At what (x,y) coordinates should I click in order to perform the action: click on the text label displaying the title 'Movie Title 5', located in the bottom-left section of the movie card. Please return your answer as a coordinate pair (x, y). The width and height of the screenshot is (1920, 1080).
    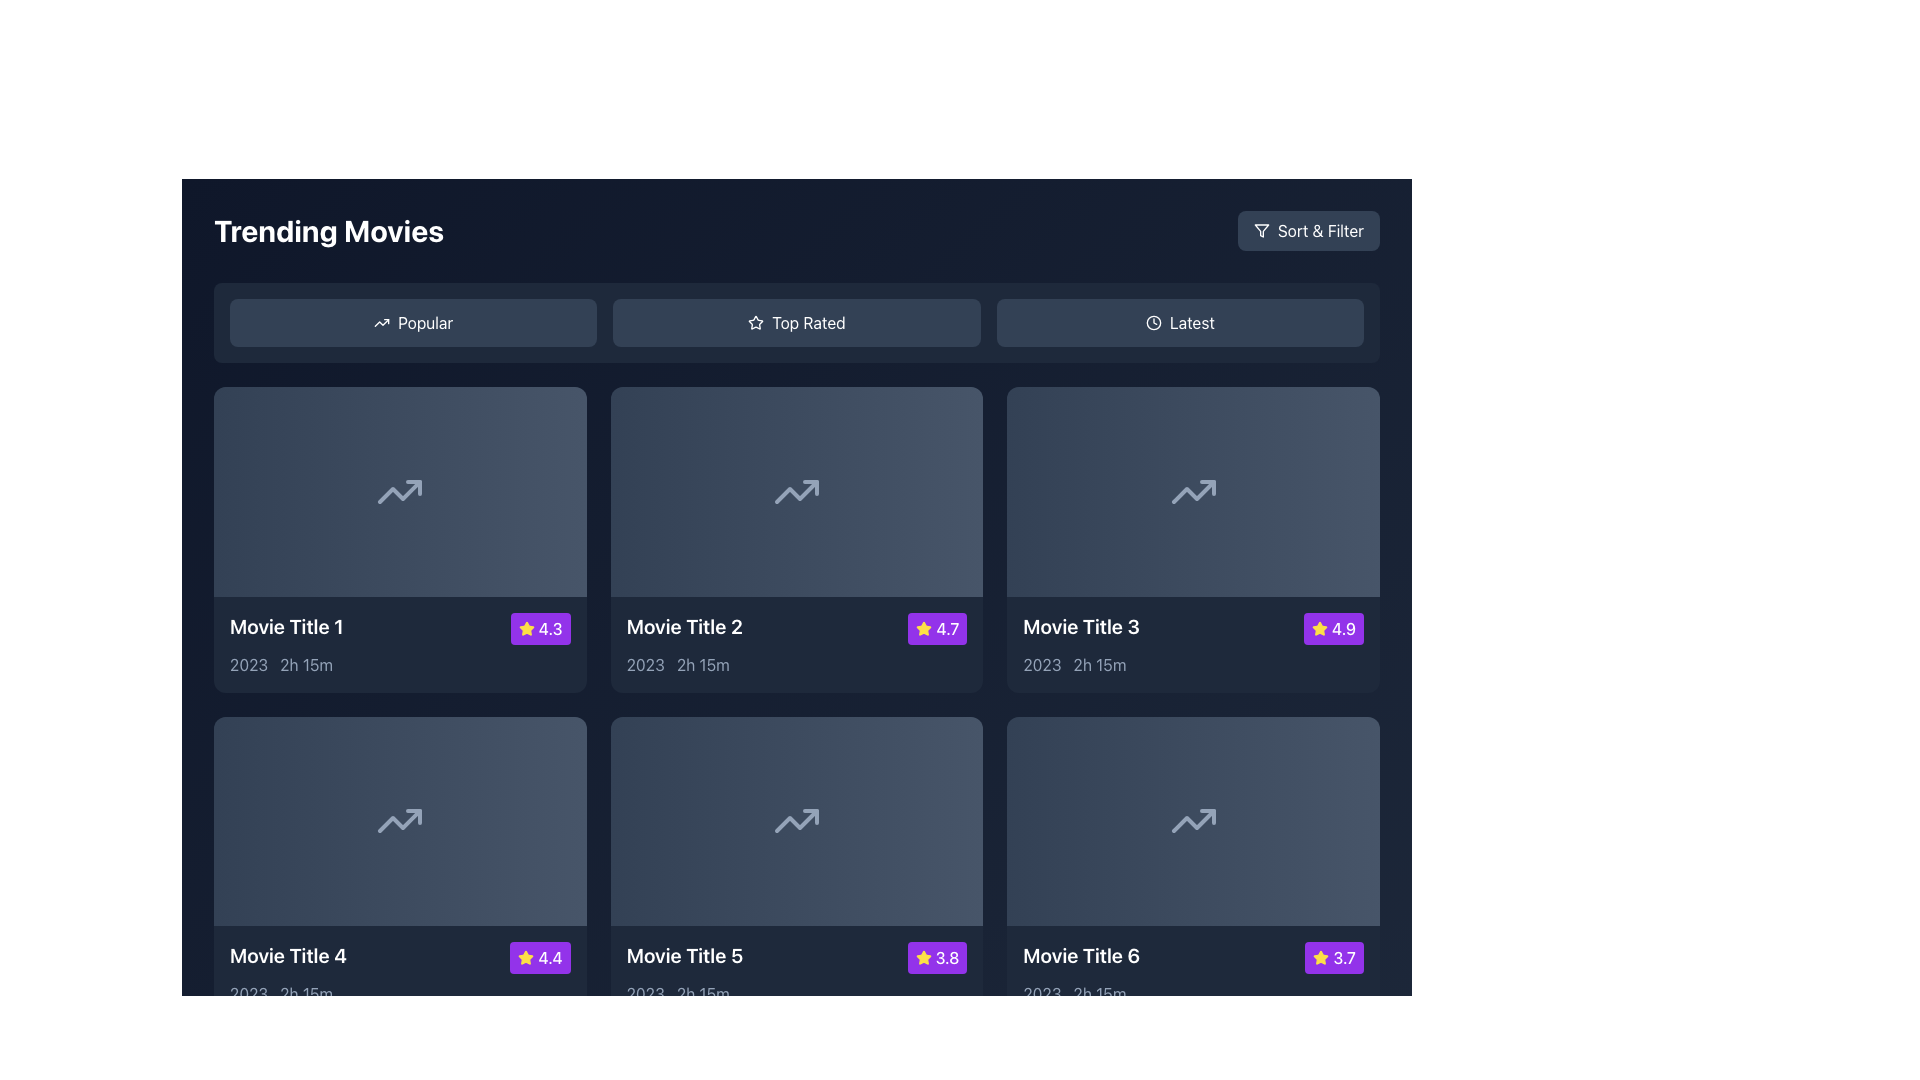
    Looking at the image, I should click on (684, 955).